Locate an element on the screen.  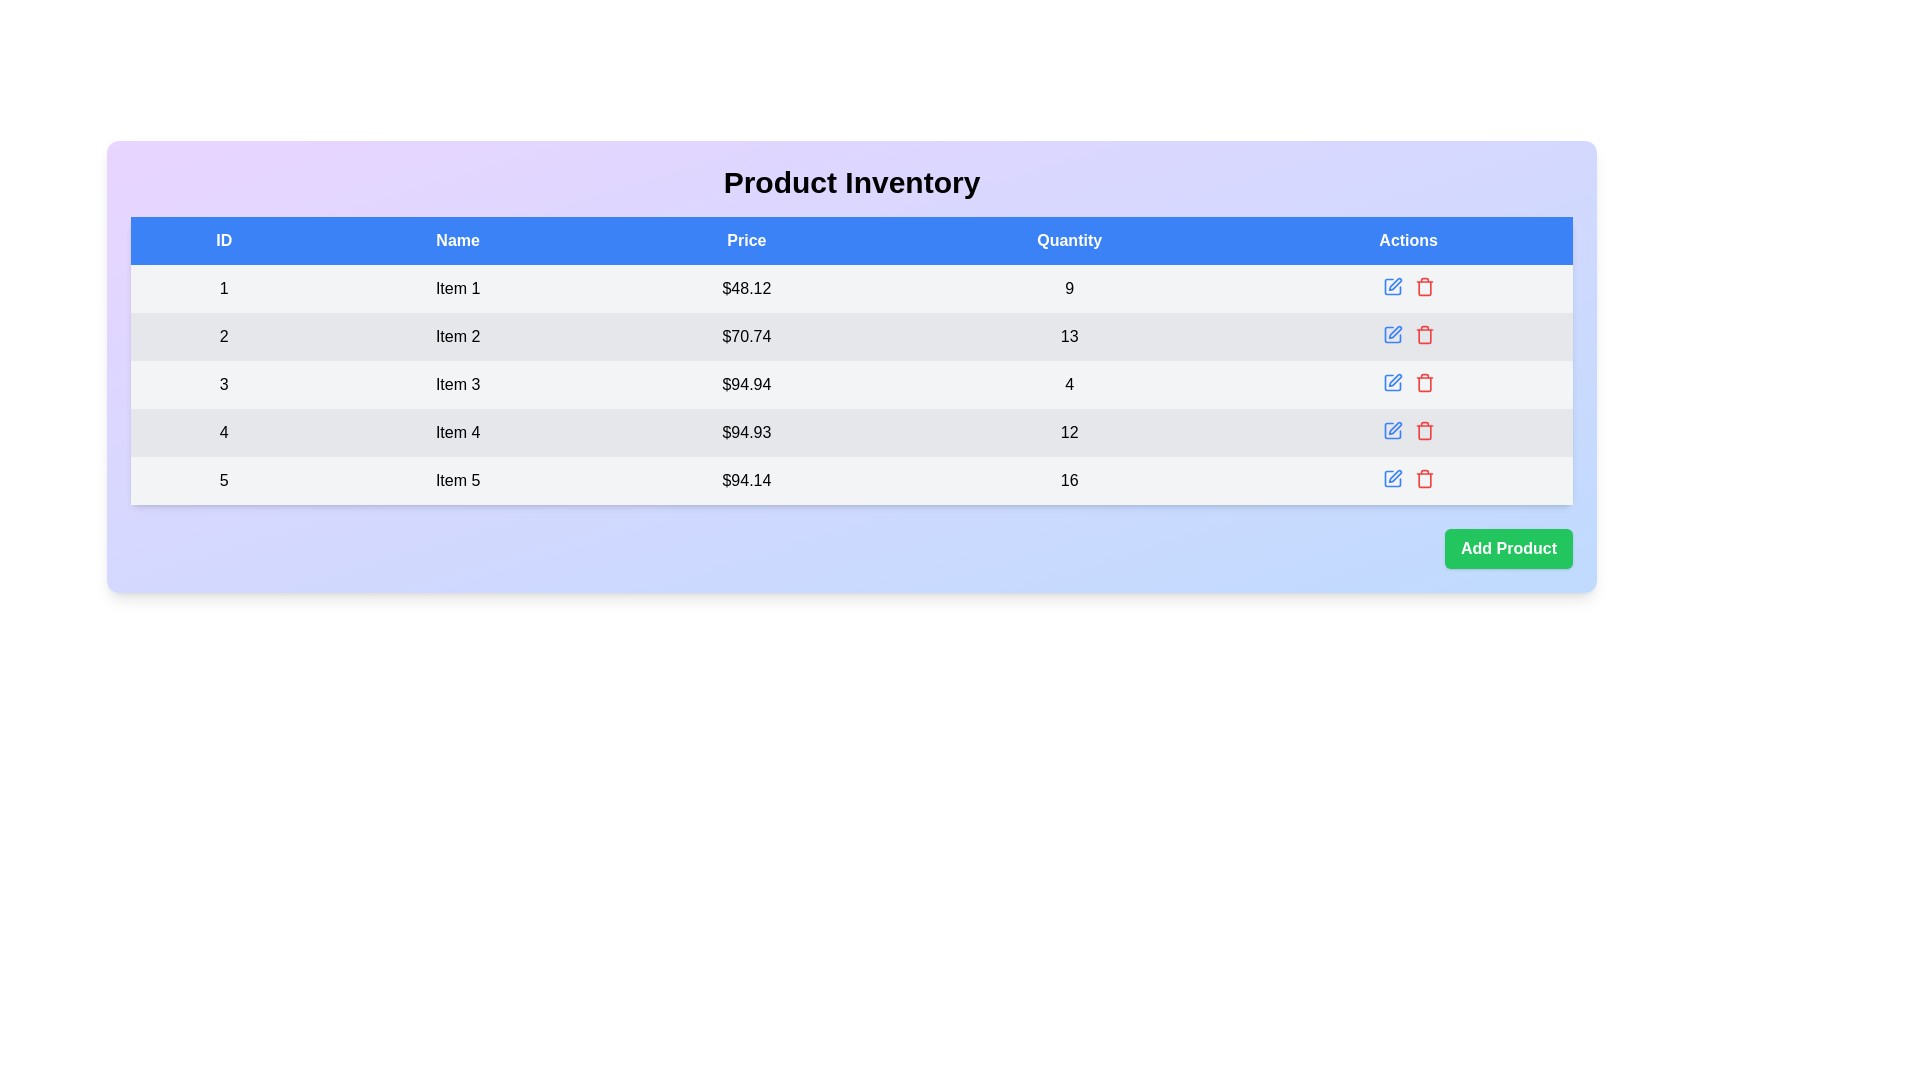
the numerical figure '4' in the 'Quantity' column of the third row in the product inventory table is located at coordinates (1068, 385).